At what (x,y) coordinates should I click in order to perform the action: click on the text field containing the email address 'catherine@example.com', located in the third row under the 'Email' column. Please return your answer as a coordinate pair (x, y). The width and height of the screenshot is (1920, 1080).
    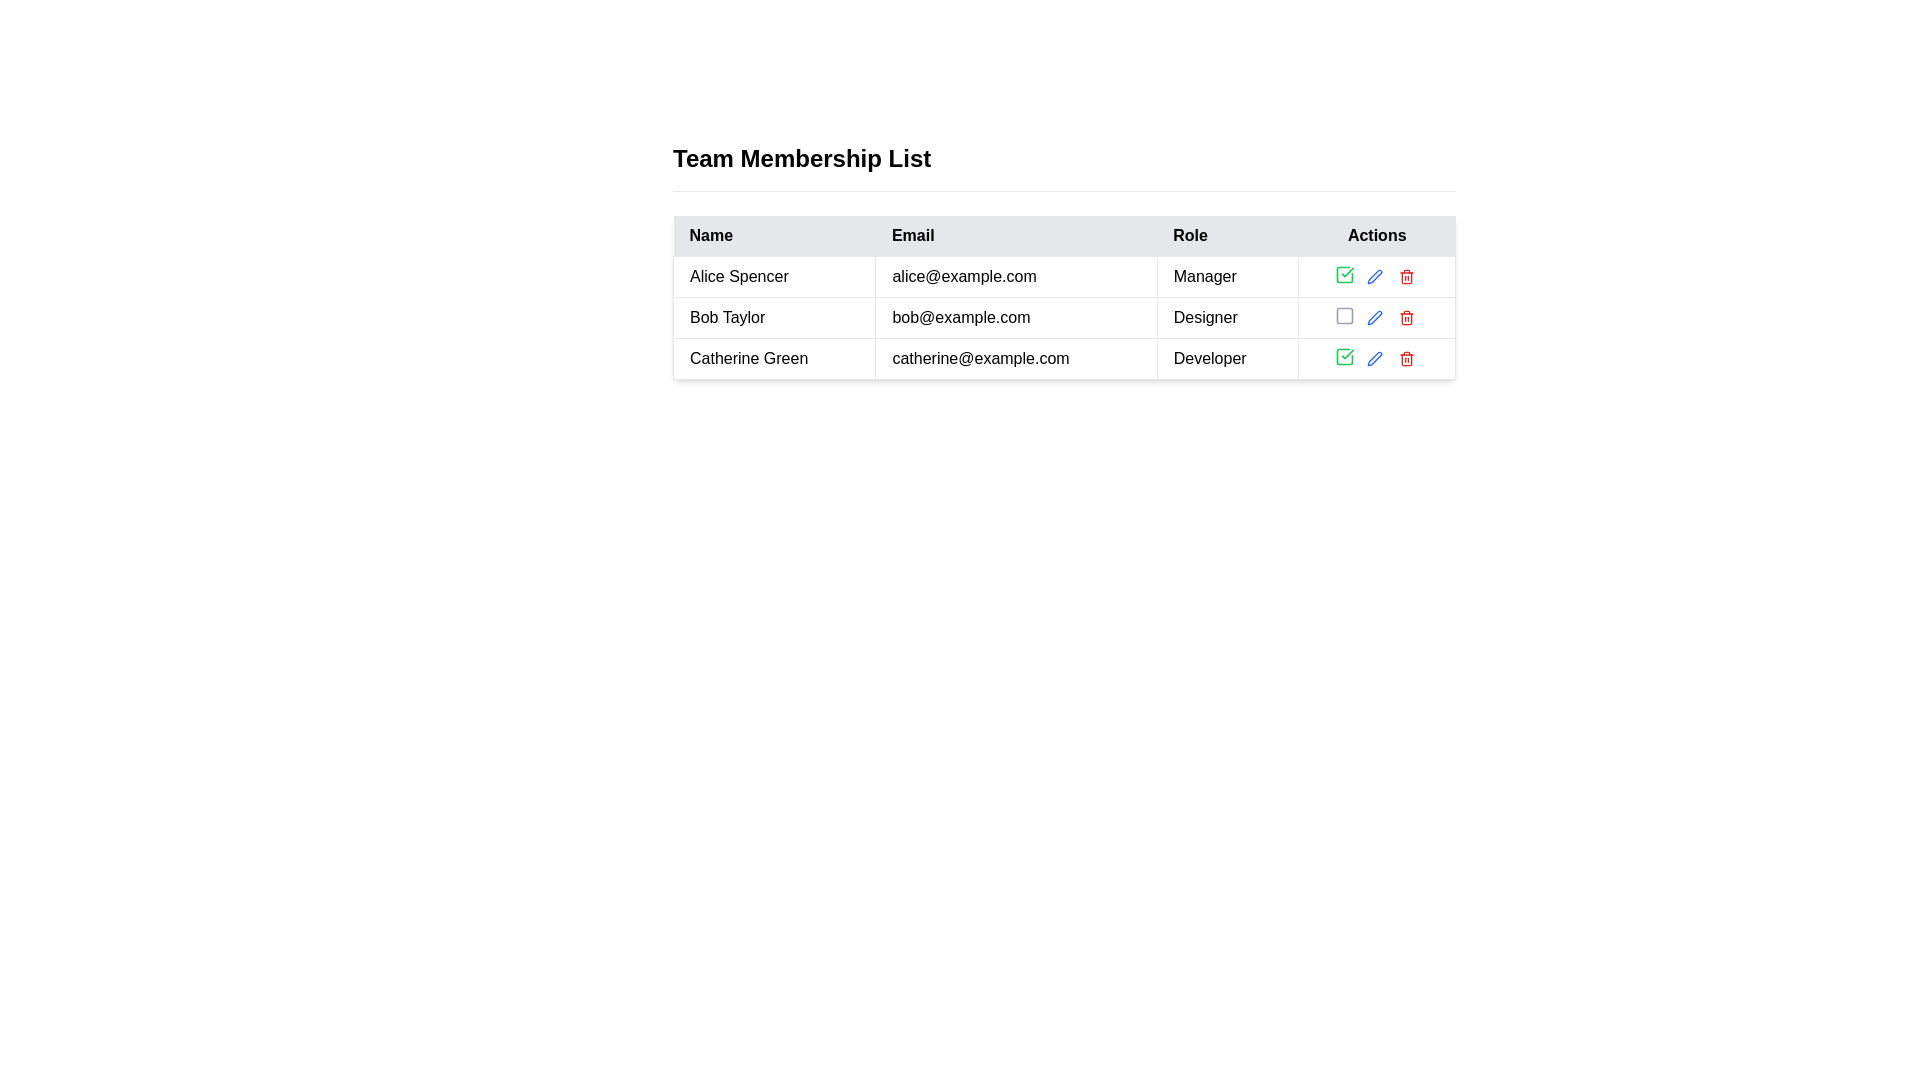
    Looking at the image, I should click on (1016, 357).